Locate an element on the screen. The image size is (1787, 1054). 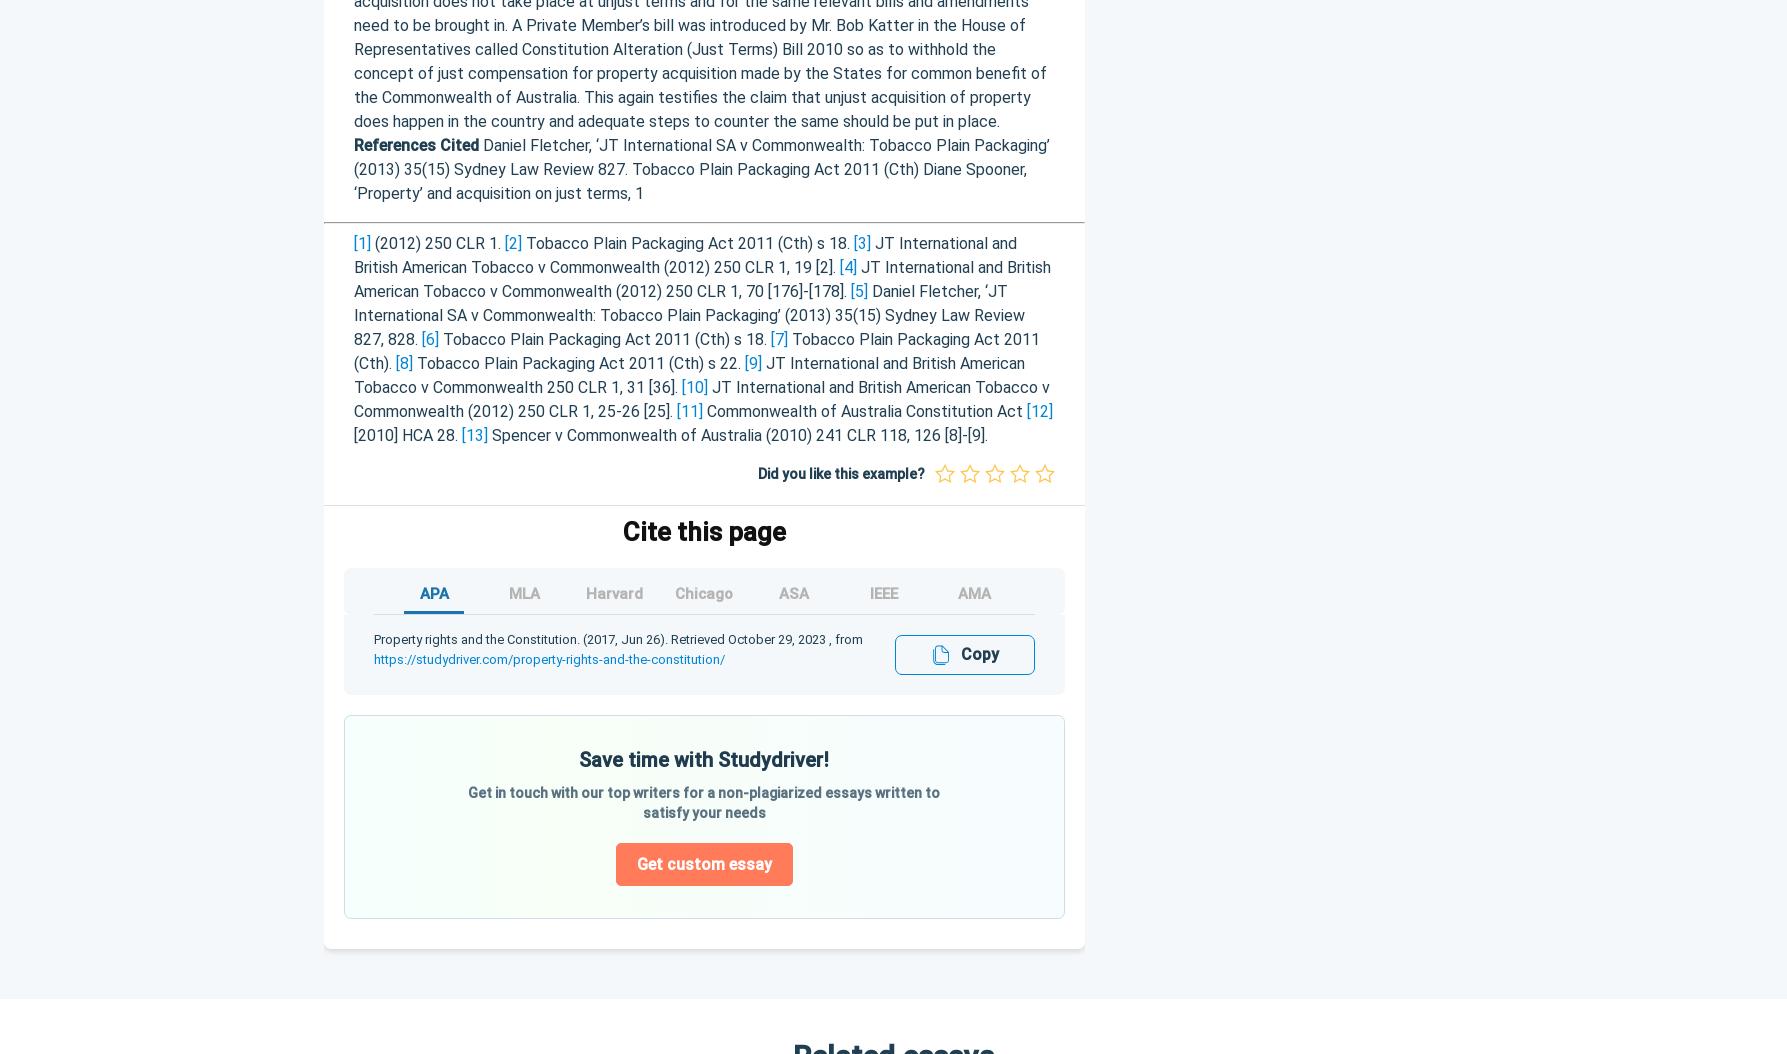
'[3]' is located at coordinates (852, 242).